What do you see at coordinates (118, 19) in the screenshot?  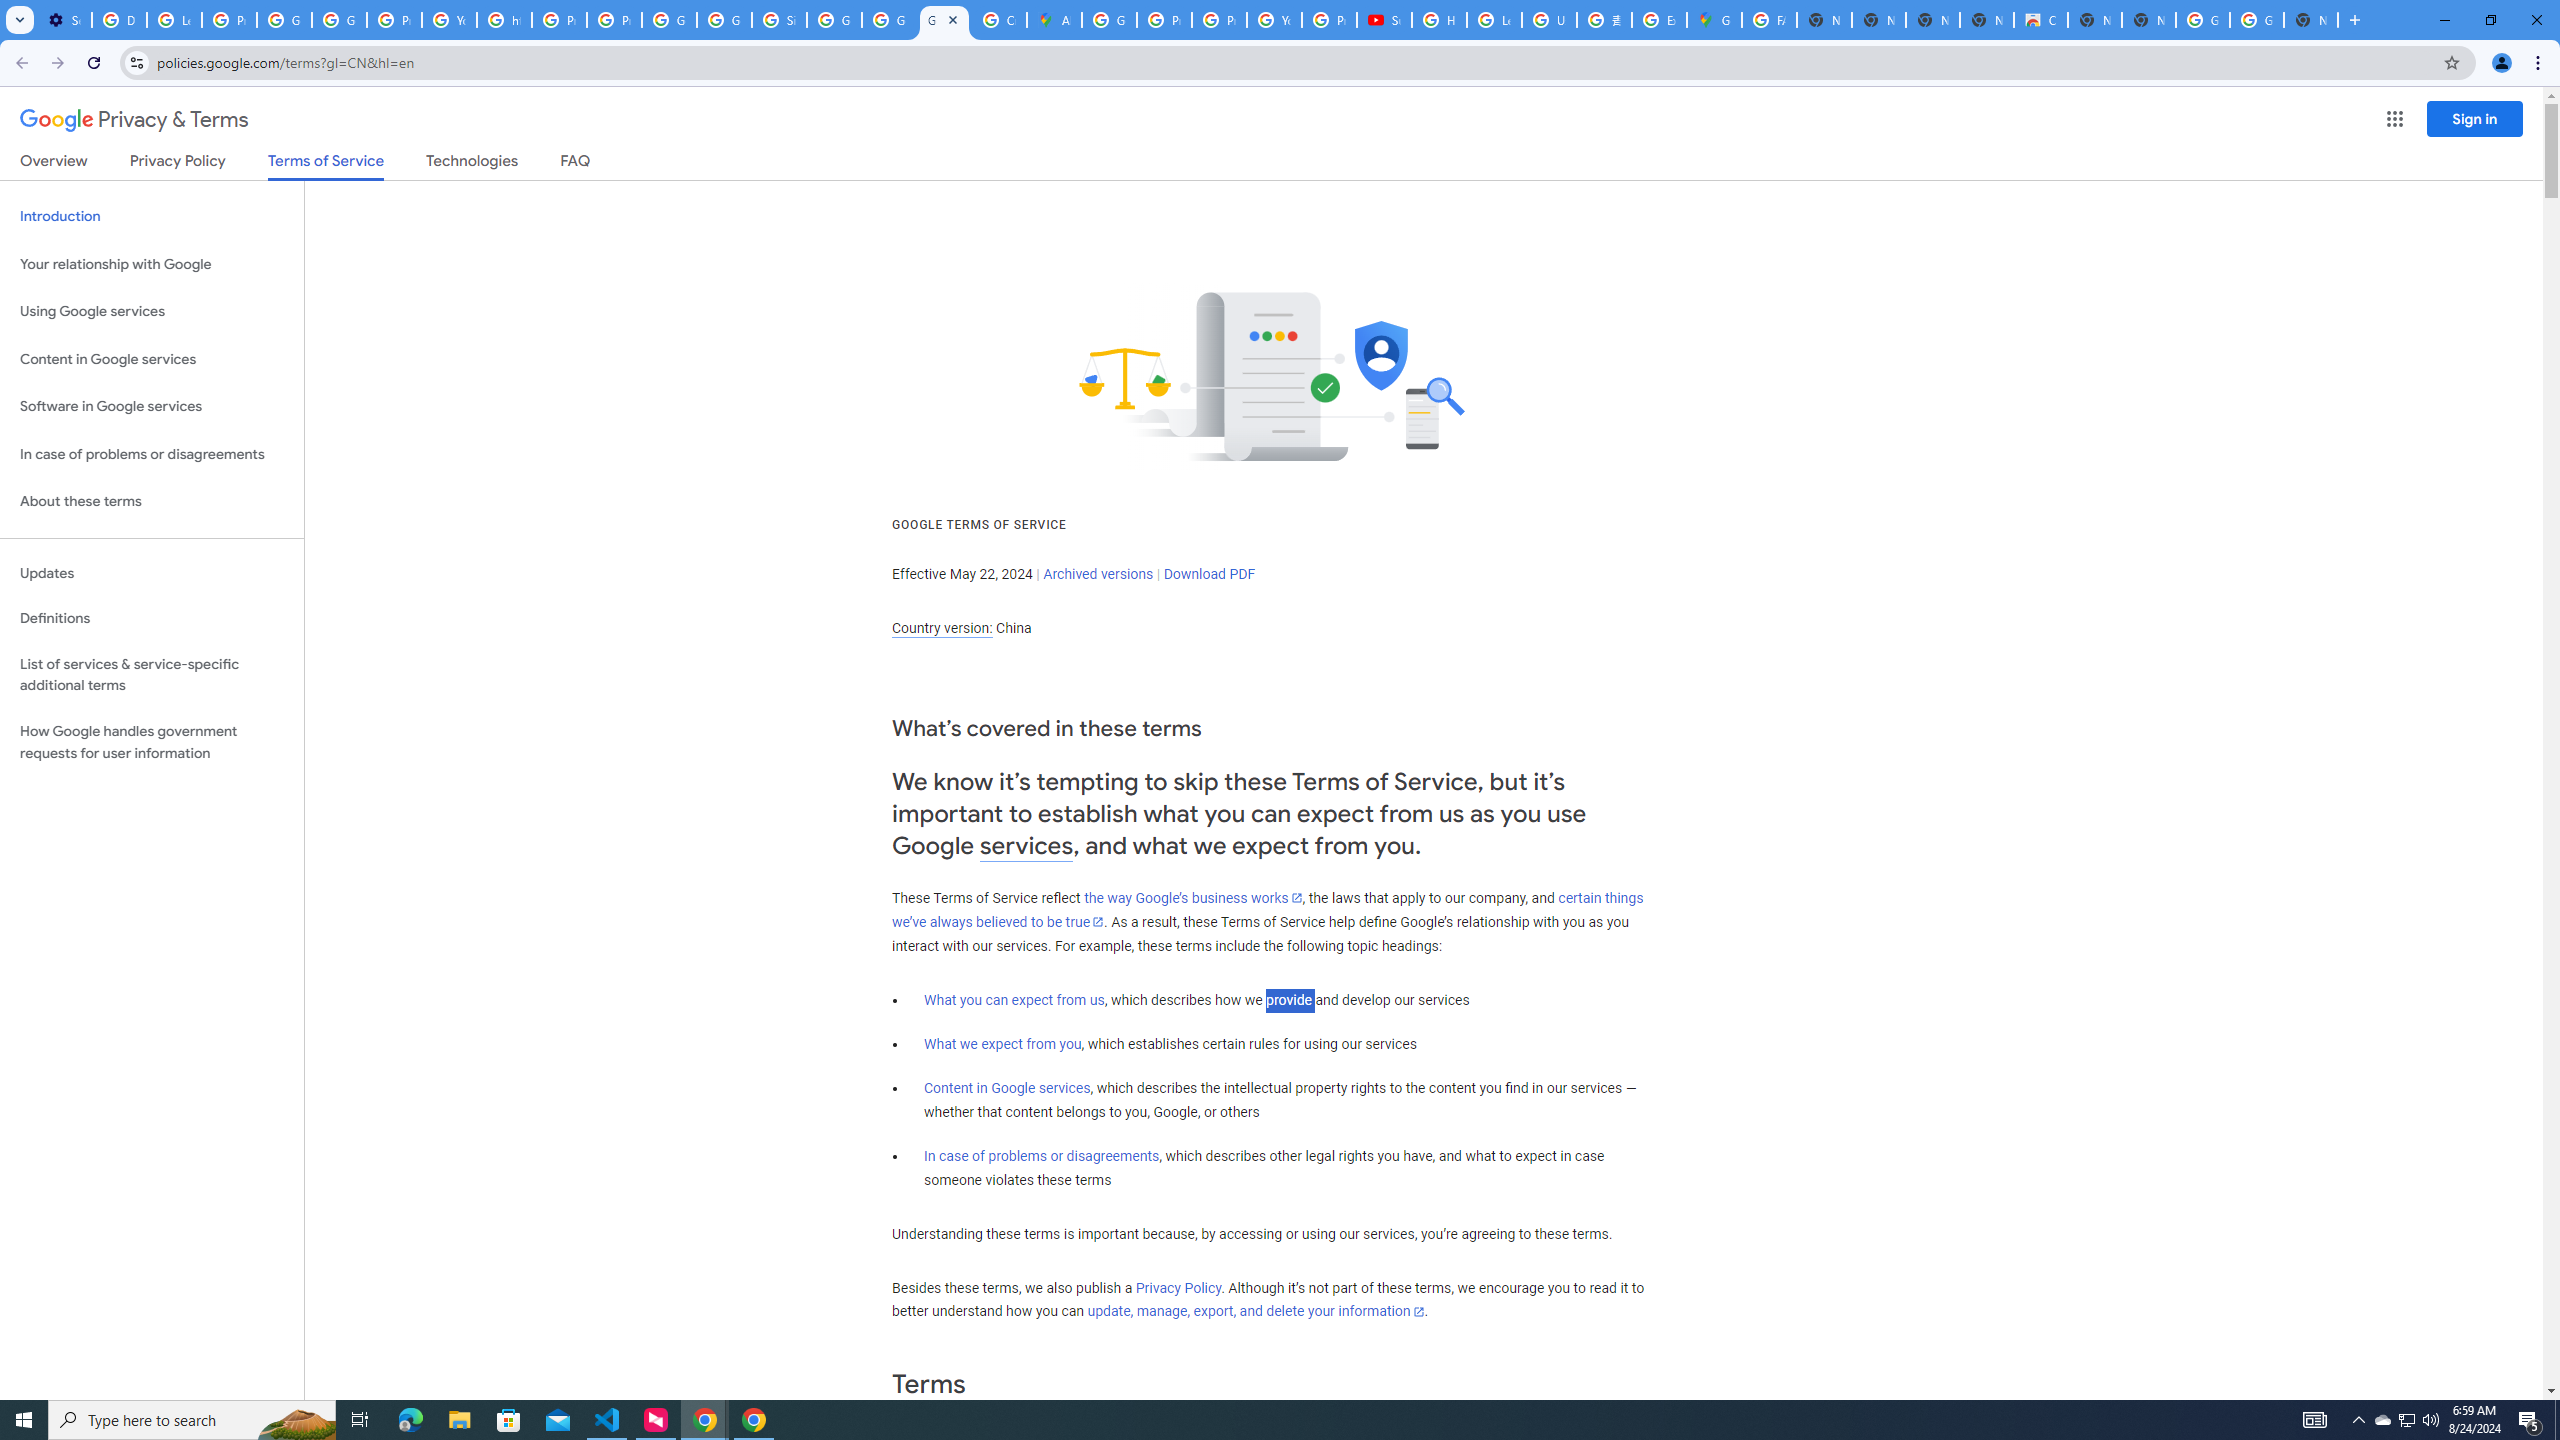 I see `'Delete photos & videos - Computer - Google Photos Help'` at bounding box center [118, 19].